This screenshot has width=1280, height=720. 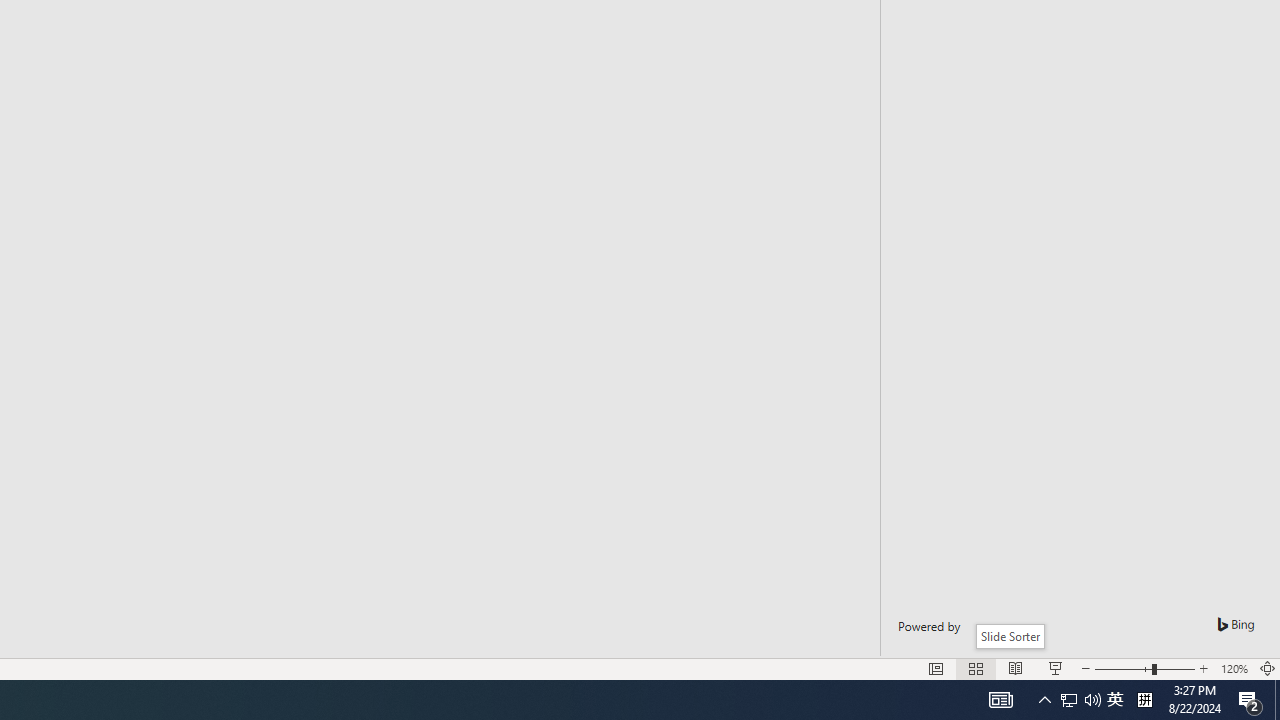 What do you see at coordinates (1266, 669) in the screenshot?
I see `'Zoom to Fit '` at bounding box center [1266, 669].